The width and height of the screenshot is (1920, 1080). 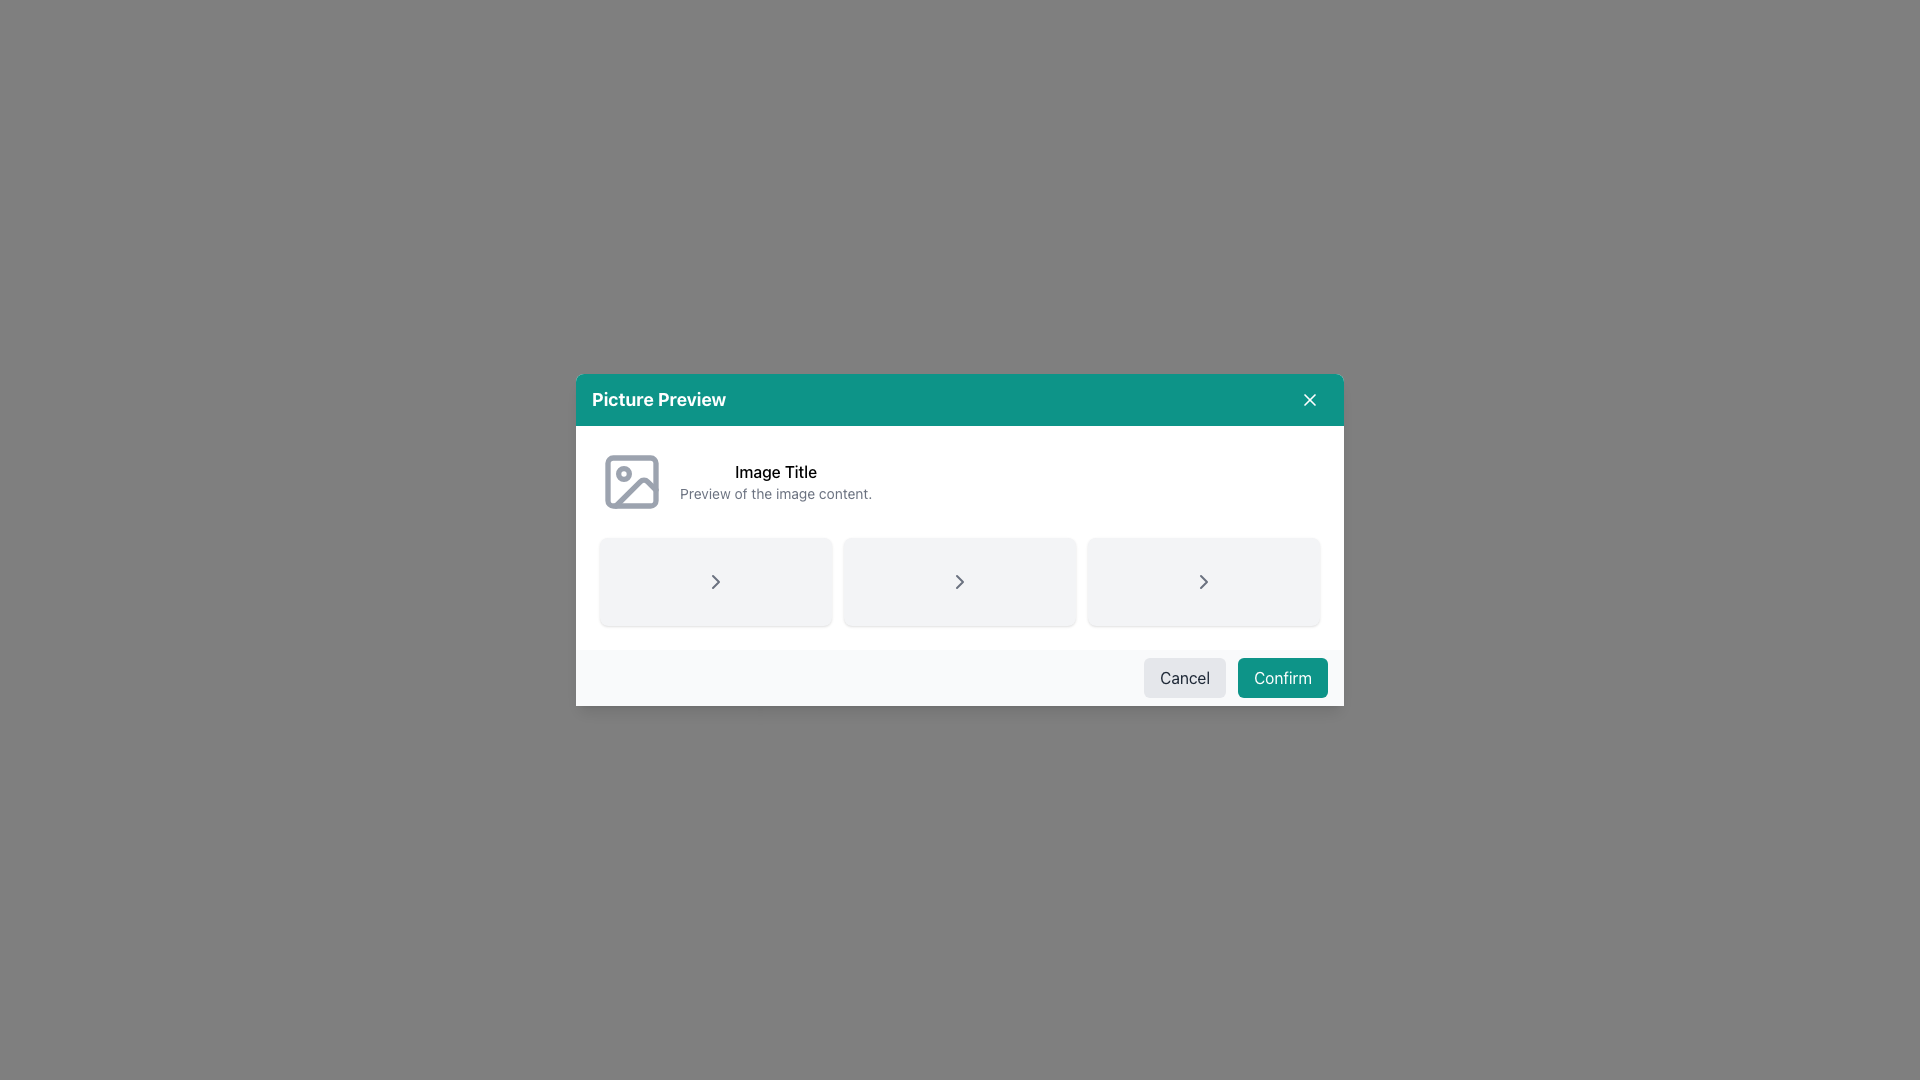 What do you see at coordinates (1203, 582) in the screenshot?
I see `the third icon button located at the bottom-right of the modal dialog box to trigger a tooltip or visual response` at bounding box center [1203, 582].